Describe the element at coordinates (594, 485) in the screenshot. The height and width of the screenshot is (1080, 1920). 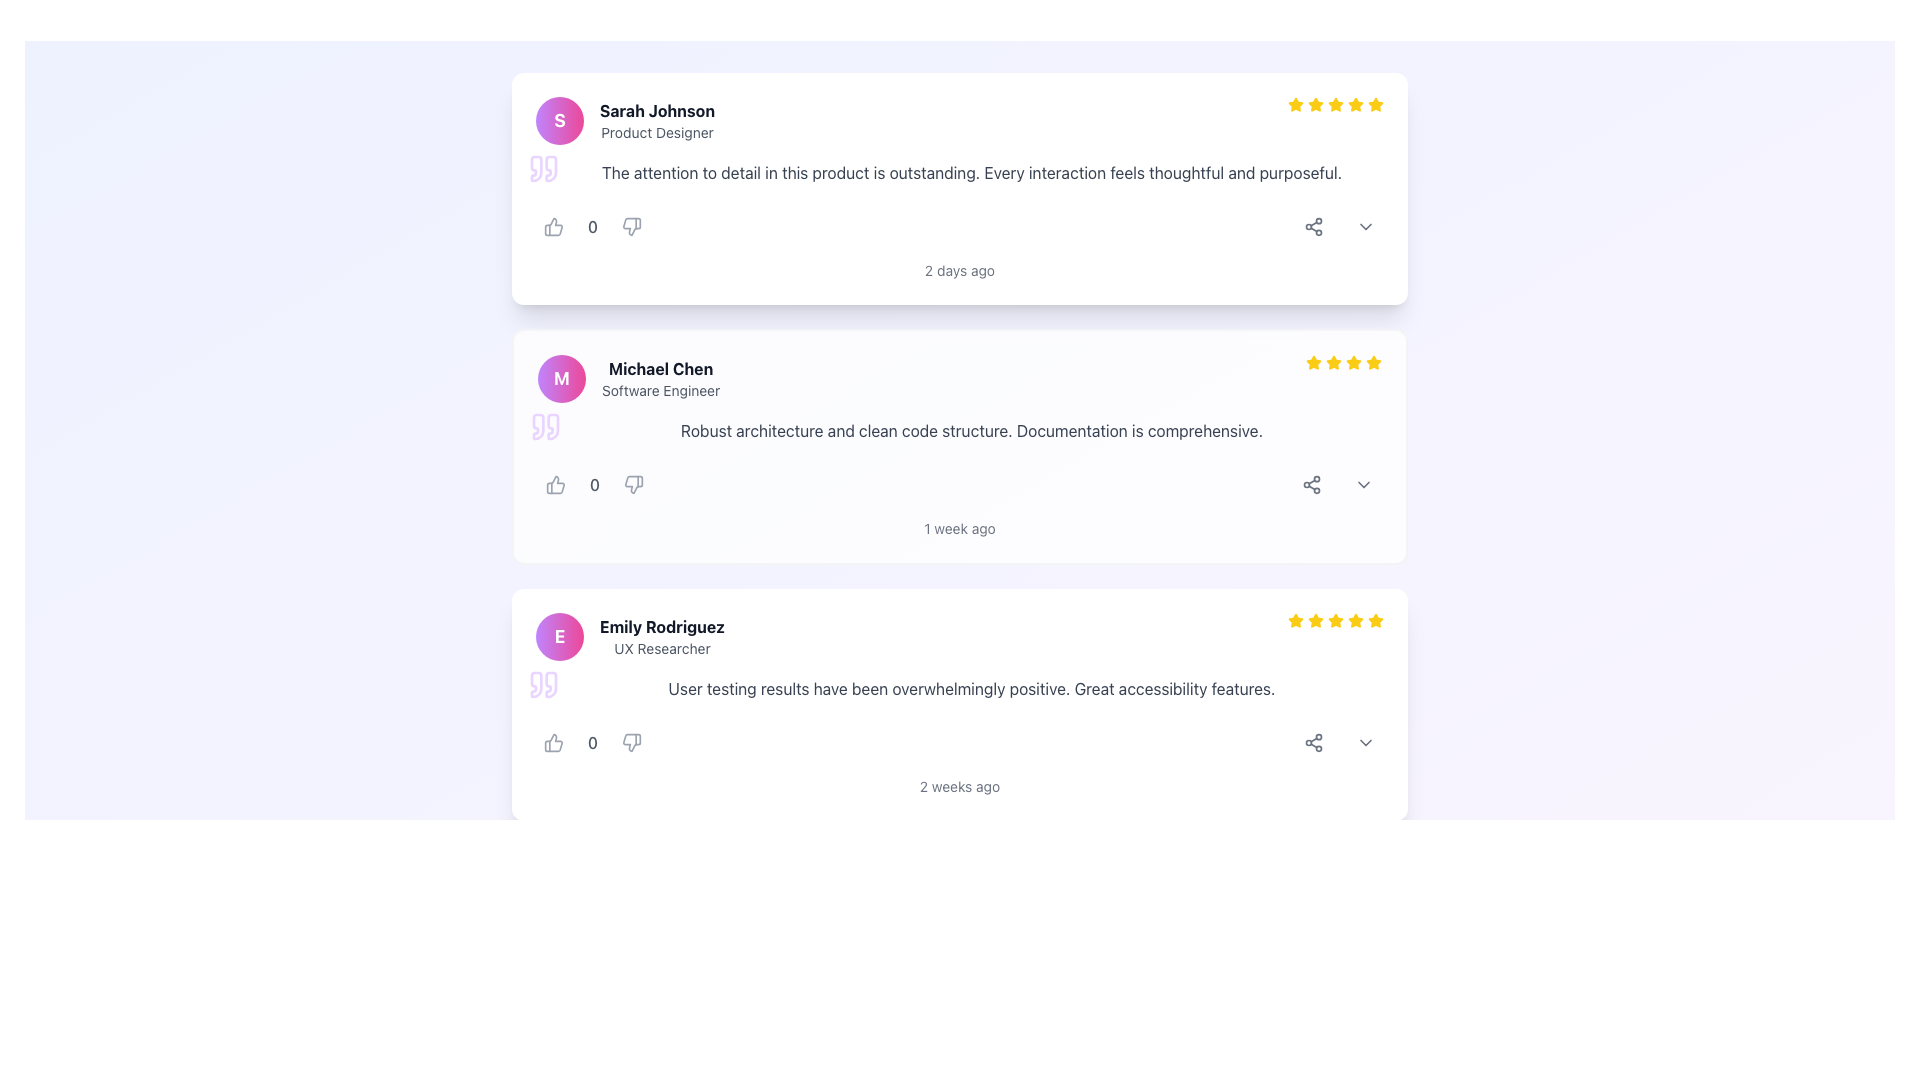
I see `the text label displaying the number '0' in gray font, located centrally between a thumbs-up icon on the left and a thumbs-down icon on the right` at that location.